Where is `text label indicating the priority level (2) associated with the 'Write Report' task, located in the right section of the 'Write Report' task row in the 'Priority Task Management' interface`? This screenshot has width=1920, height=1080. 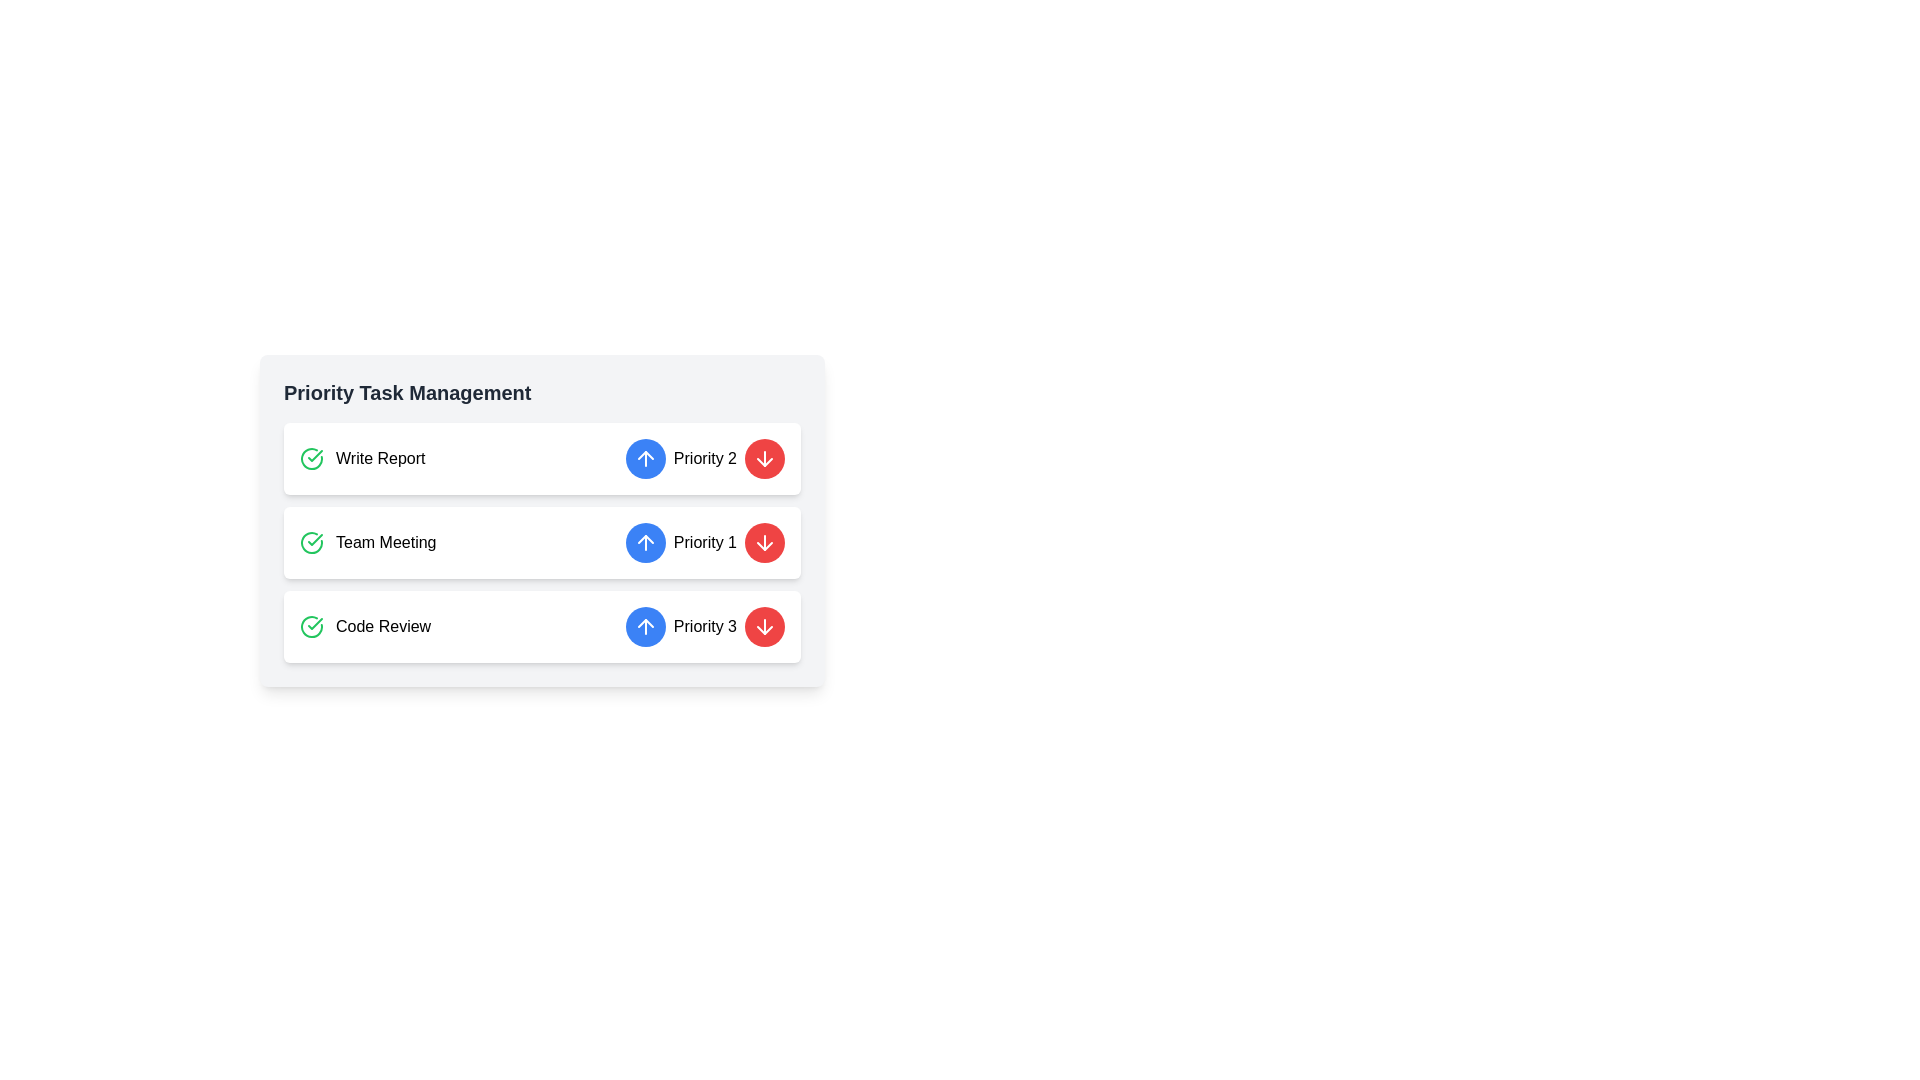
text label indicating the priority level (2) associated with the 'Write Report' task, located in the right section of the 'Write Report' task row in the 'Priority Task Management' interface is located at coordinates (705, 459).